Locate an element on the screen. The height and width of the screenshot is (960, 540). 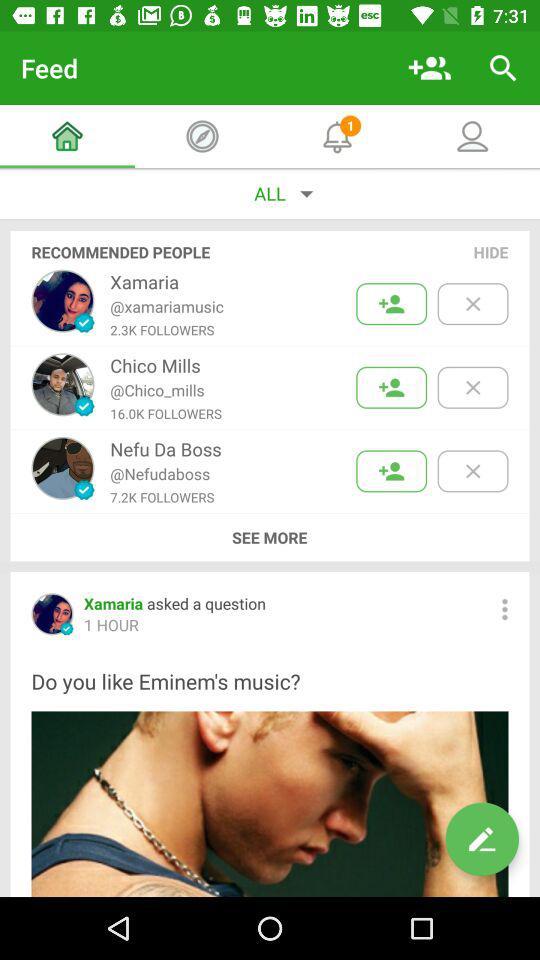
delete recommendation is located at coordinates (472, 471).